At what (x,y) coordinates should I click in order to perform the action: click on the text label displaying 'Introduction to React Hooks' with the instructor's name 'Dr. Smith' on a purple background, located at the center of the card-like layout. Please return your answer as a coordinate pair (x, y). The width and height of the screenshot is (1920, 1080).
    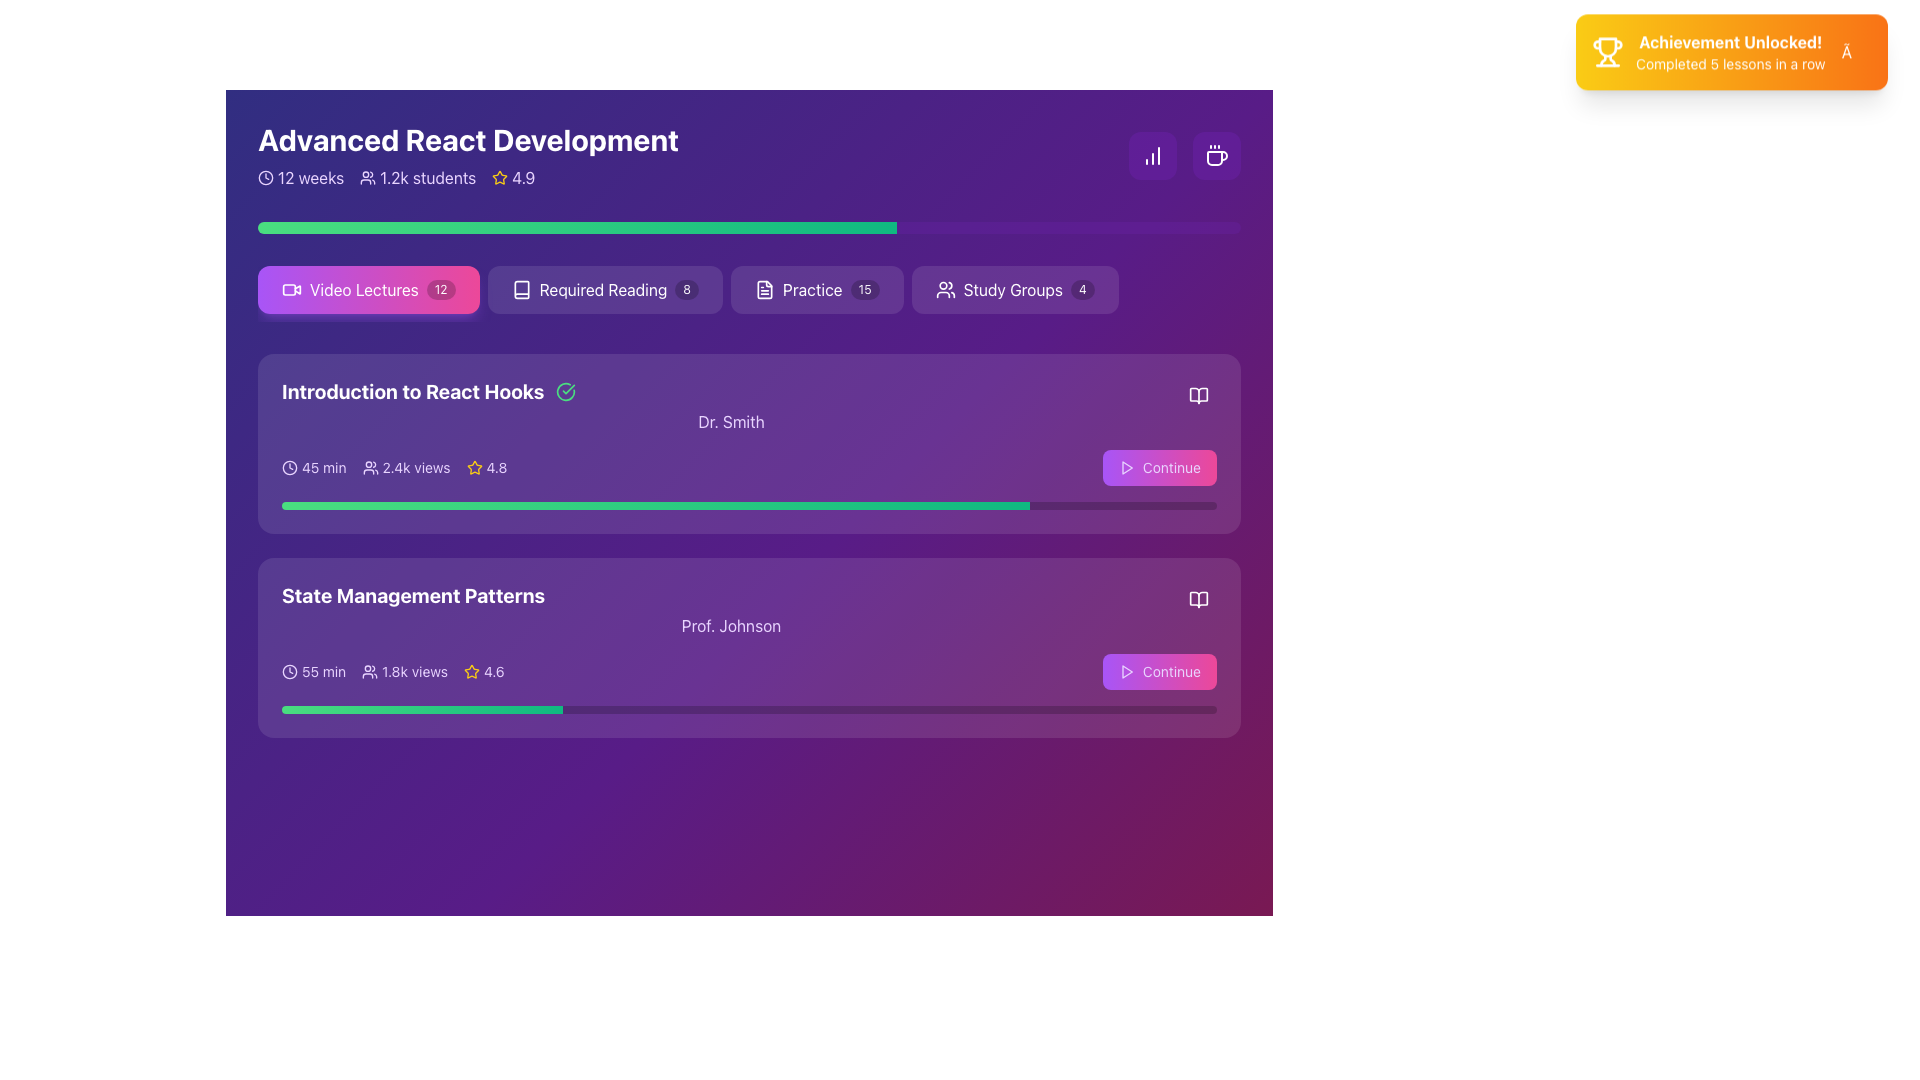
    Looking at the image, I should click on (748, 405).